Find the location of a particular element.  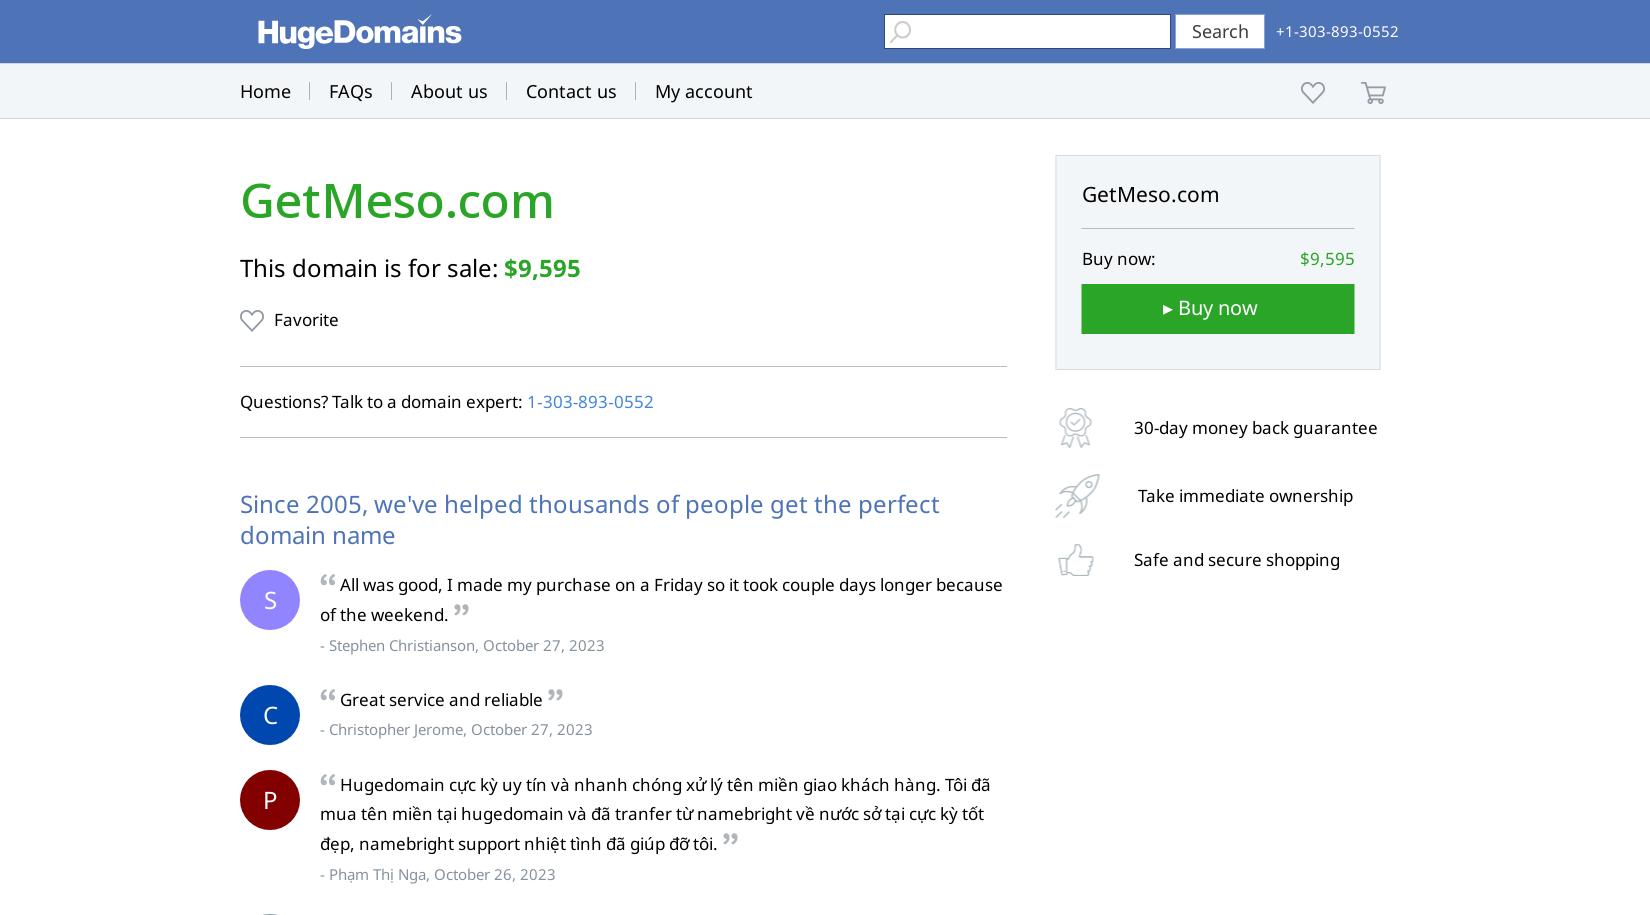

'1‑303‑893‑0552' is located at coordinates (526, 400).